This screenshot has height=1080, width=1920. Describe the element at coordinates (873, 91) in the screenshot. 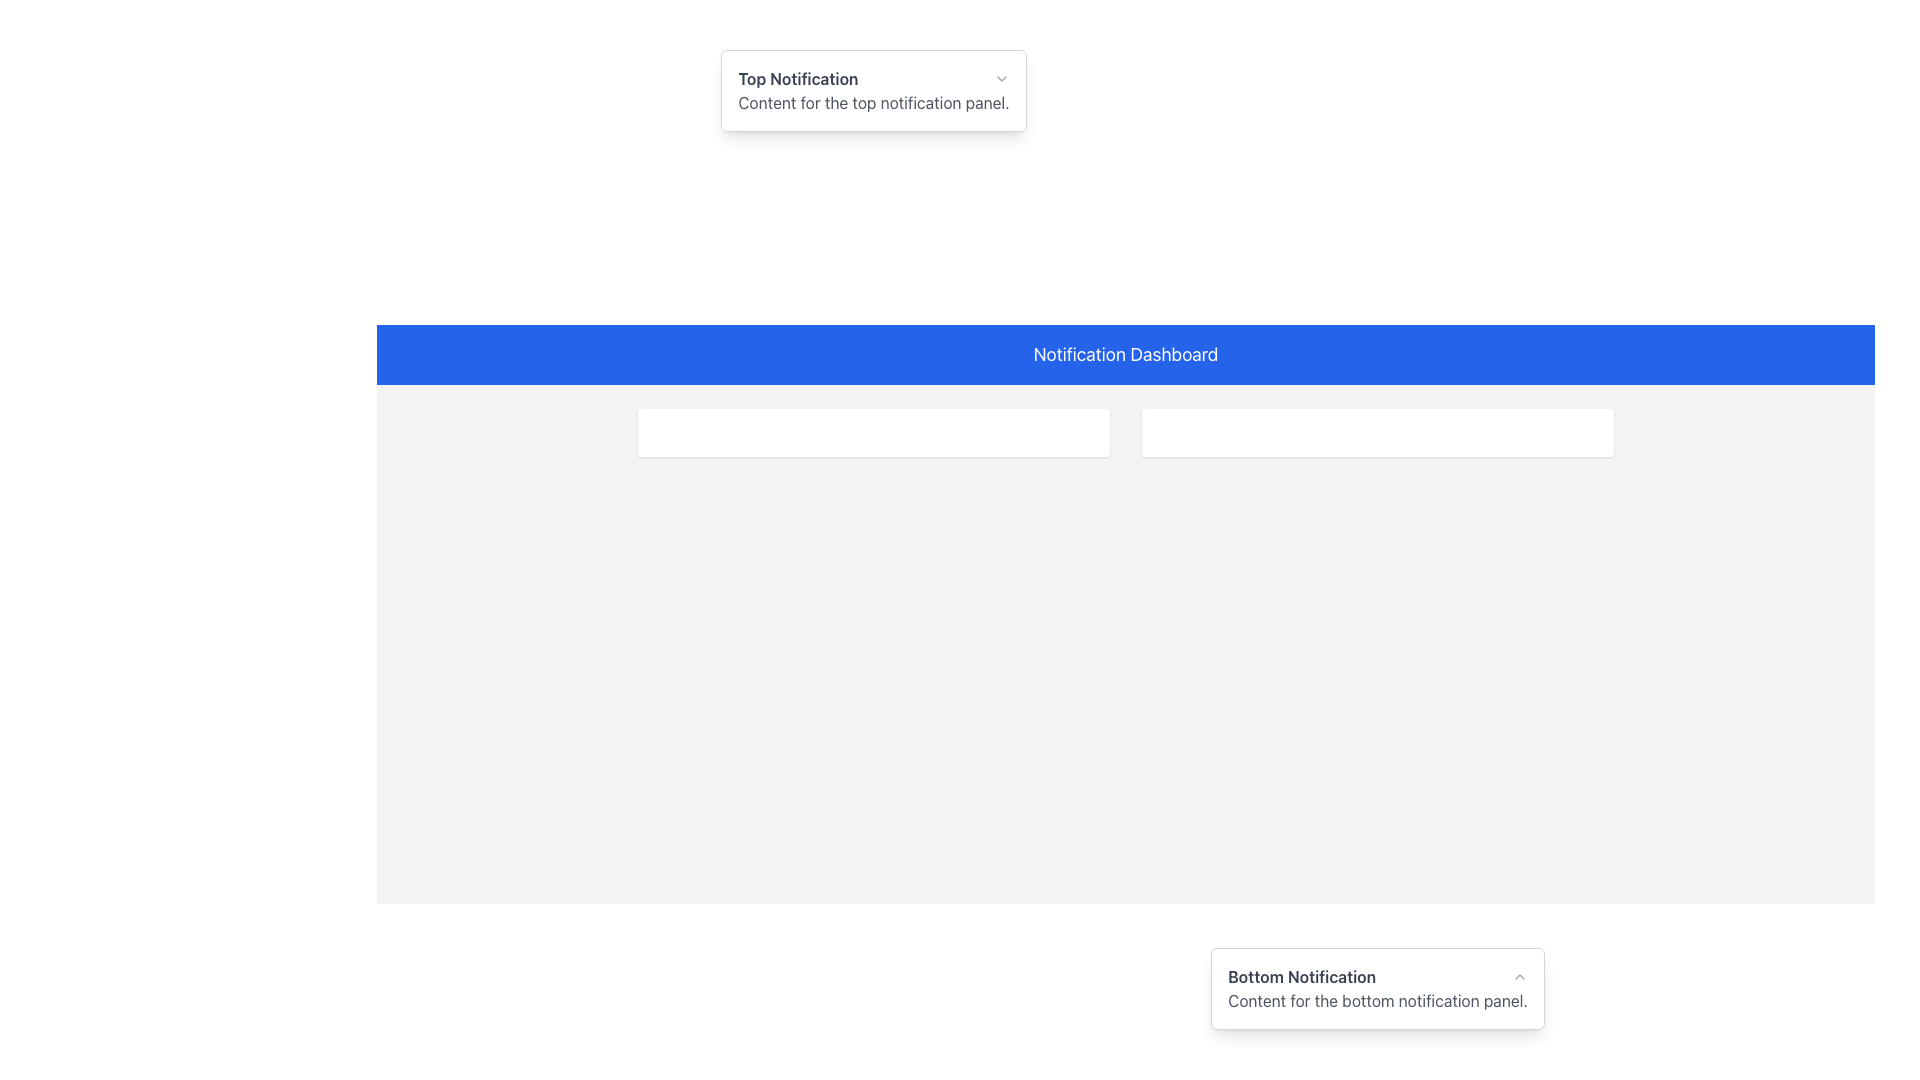

I see `the Notification Panel, which contains the bold text 'Top Notification' and the smaller text 'Content for the top notification panel.'` at that location.